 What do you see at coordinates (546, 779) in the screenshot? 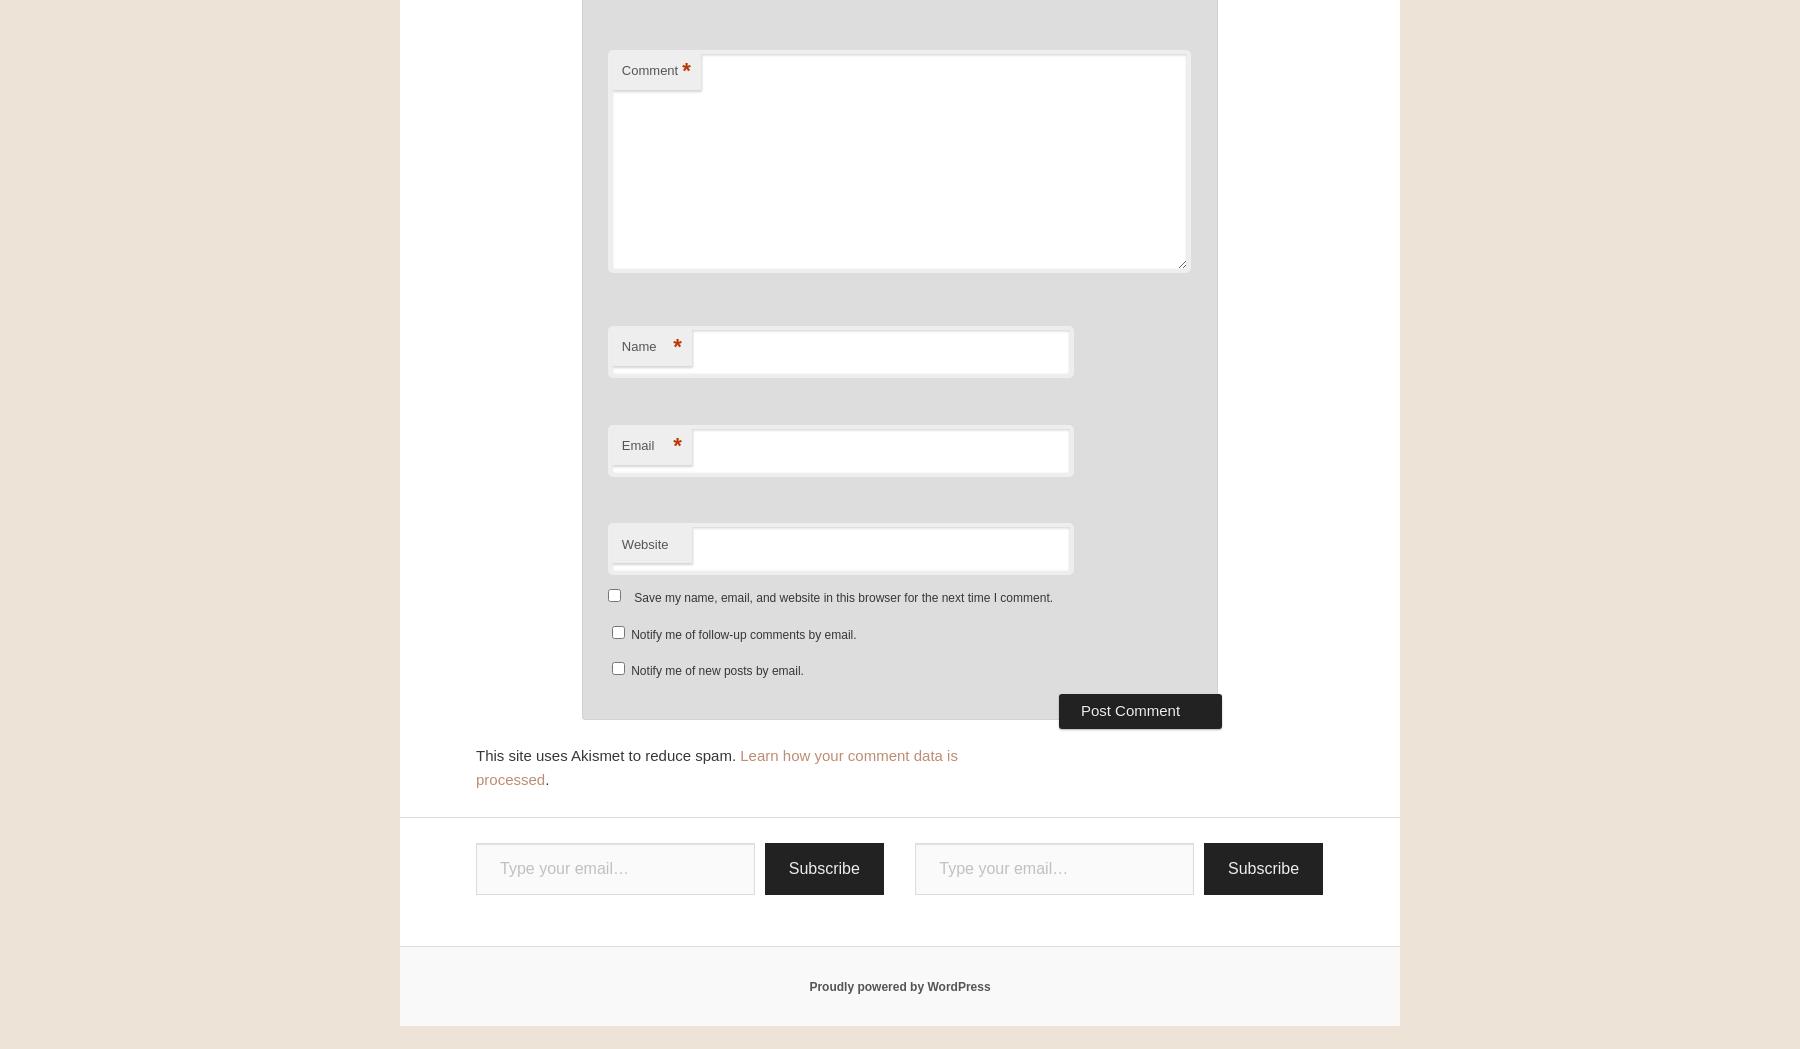
I see `'.'` at bounding box center [546, 779].